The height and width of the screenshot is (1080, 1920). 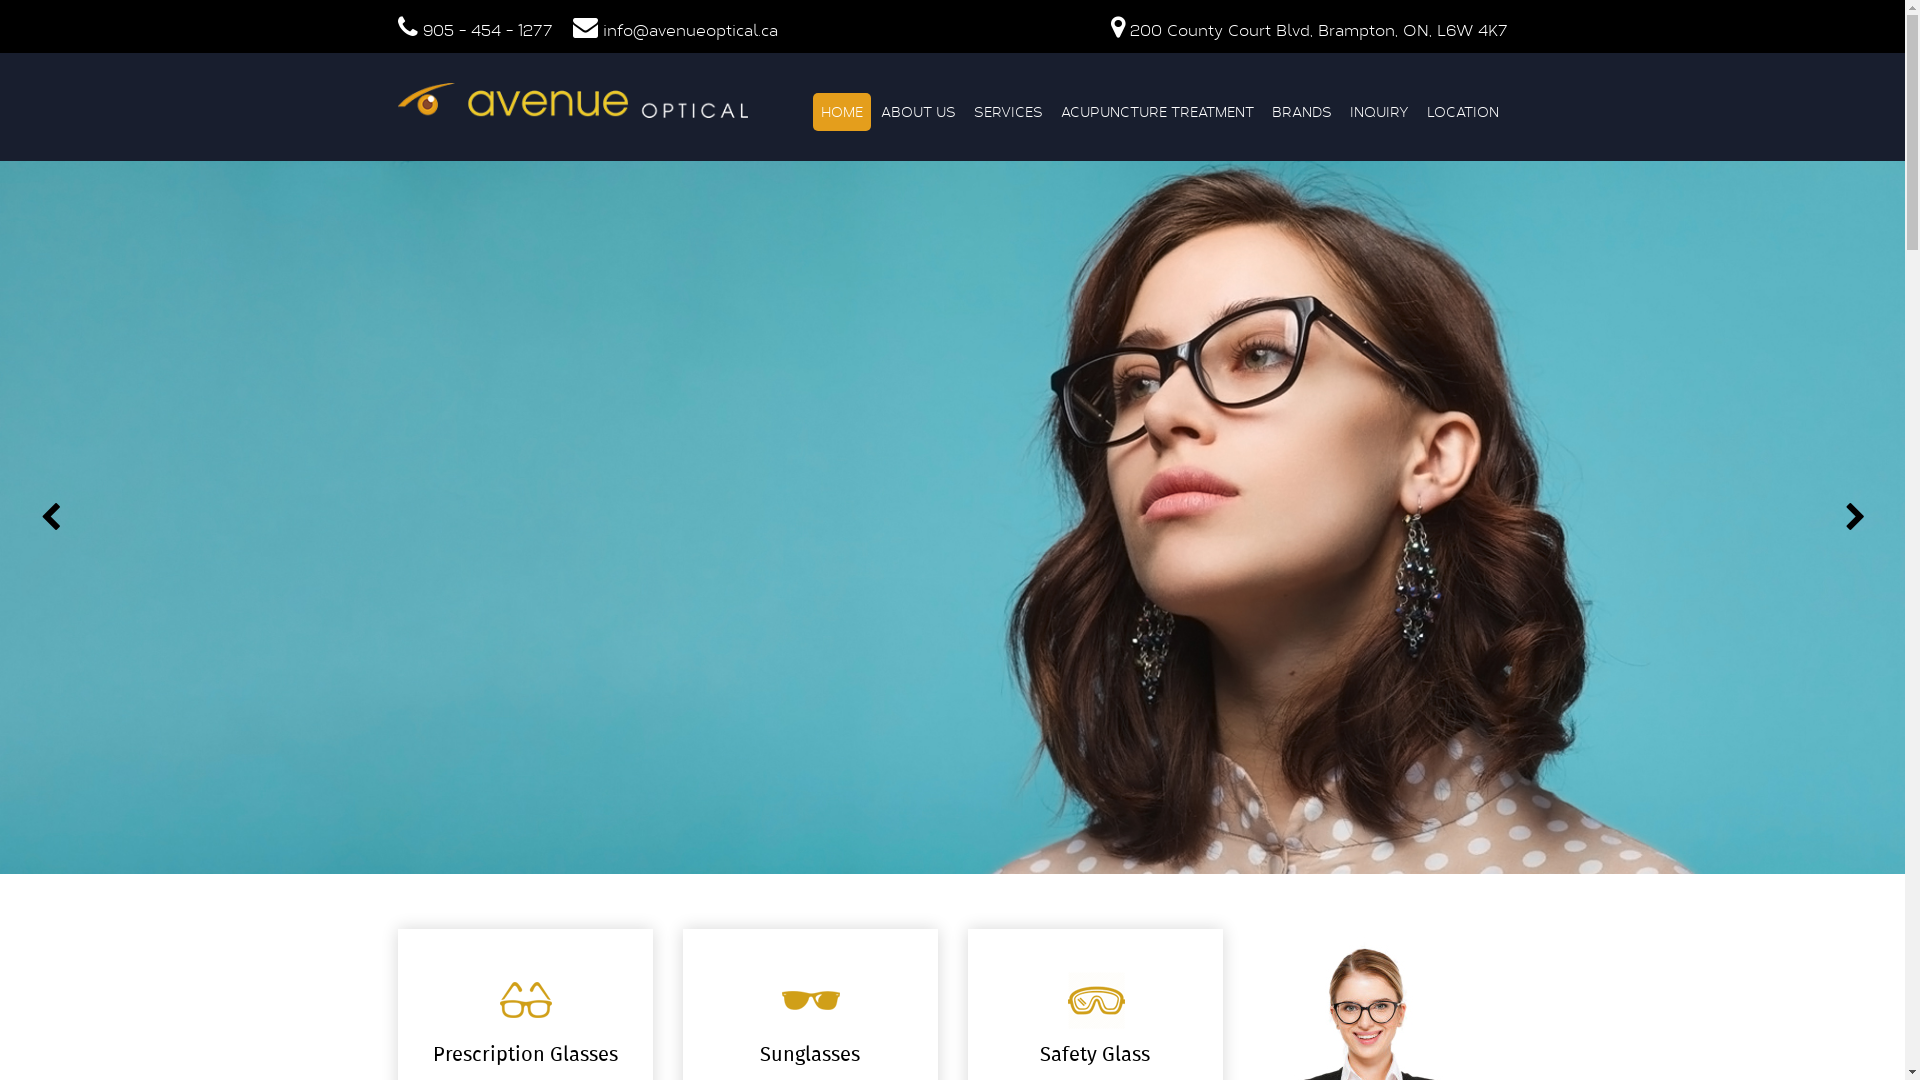 What do you see at coordinates (840, 111) in the screenshot?
I see `'HOME'` at bounding box center [840, 111].